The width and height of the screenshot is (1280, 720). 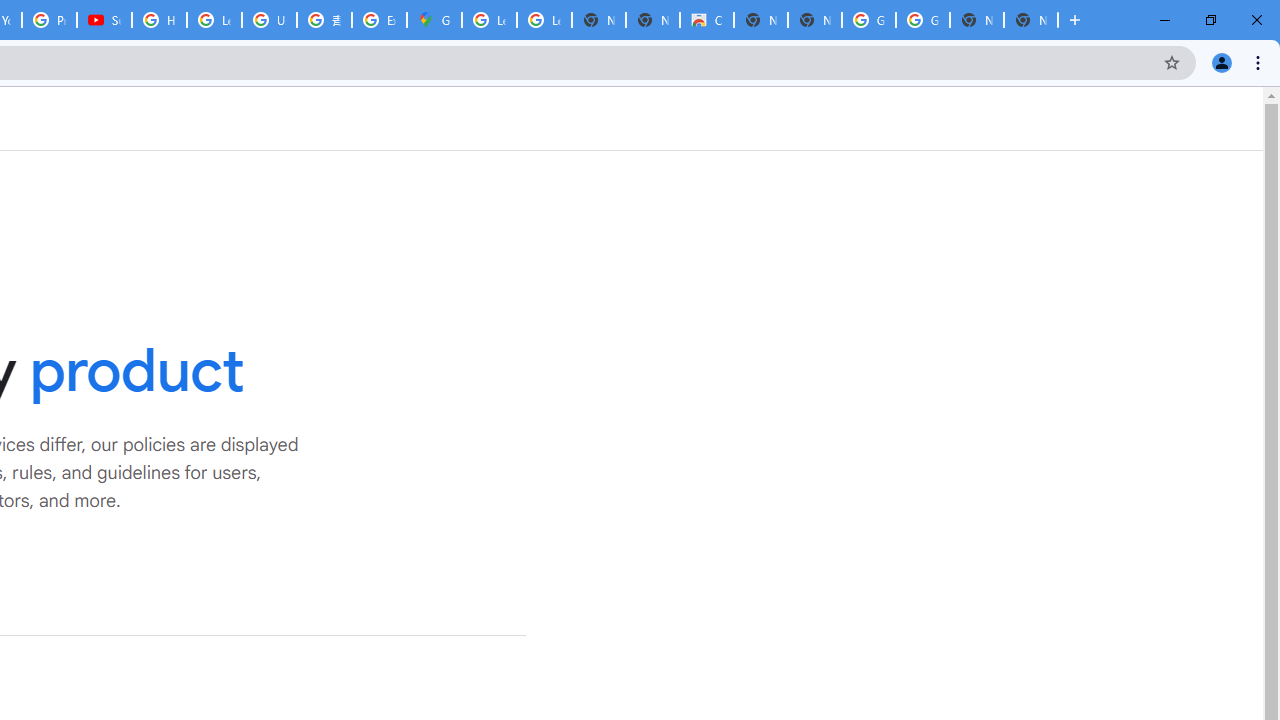 I want to click on 'Subscriptions - YouTube', so click(x=103, y=20).